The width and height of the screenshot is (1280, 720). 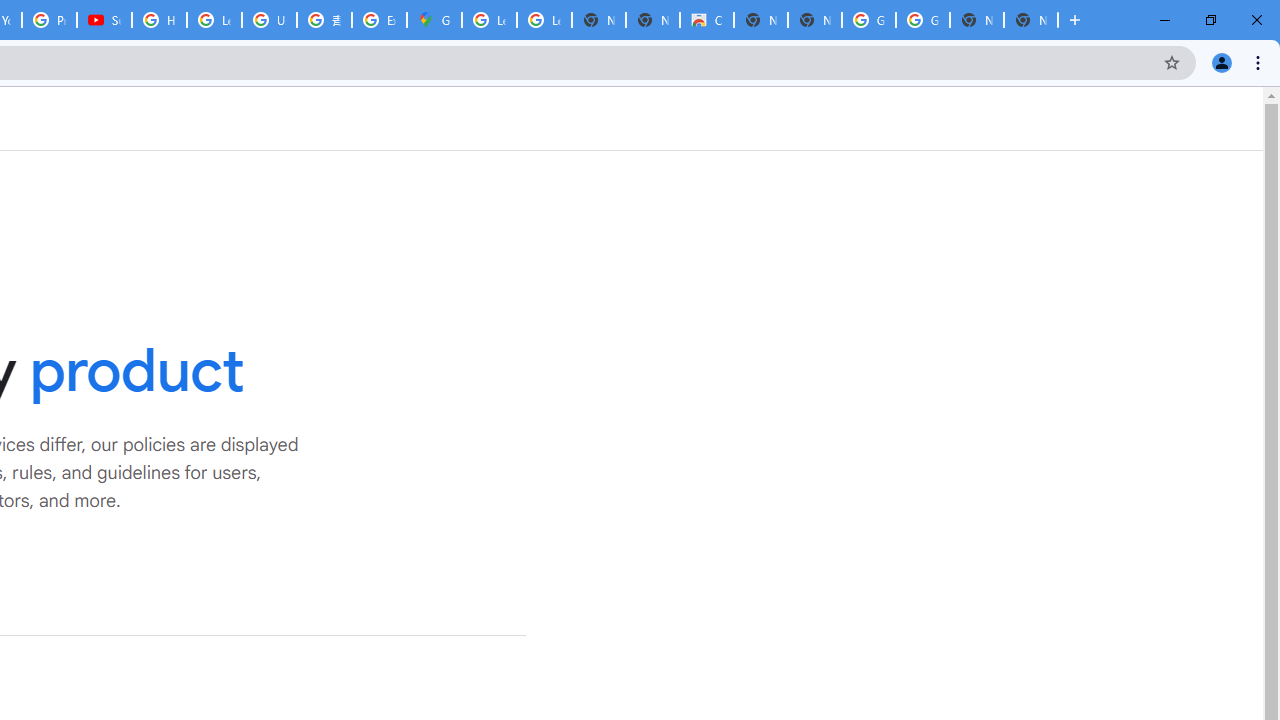 I want to click on 'Subscriptions - YouTube', so click(x=103, y=20).